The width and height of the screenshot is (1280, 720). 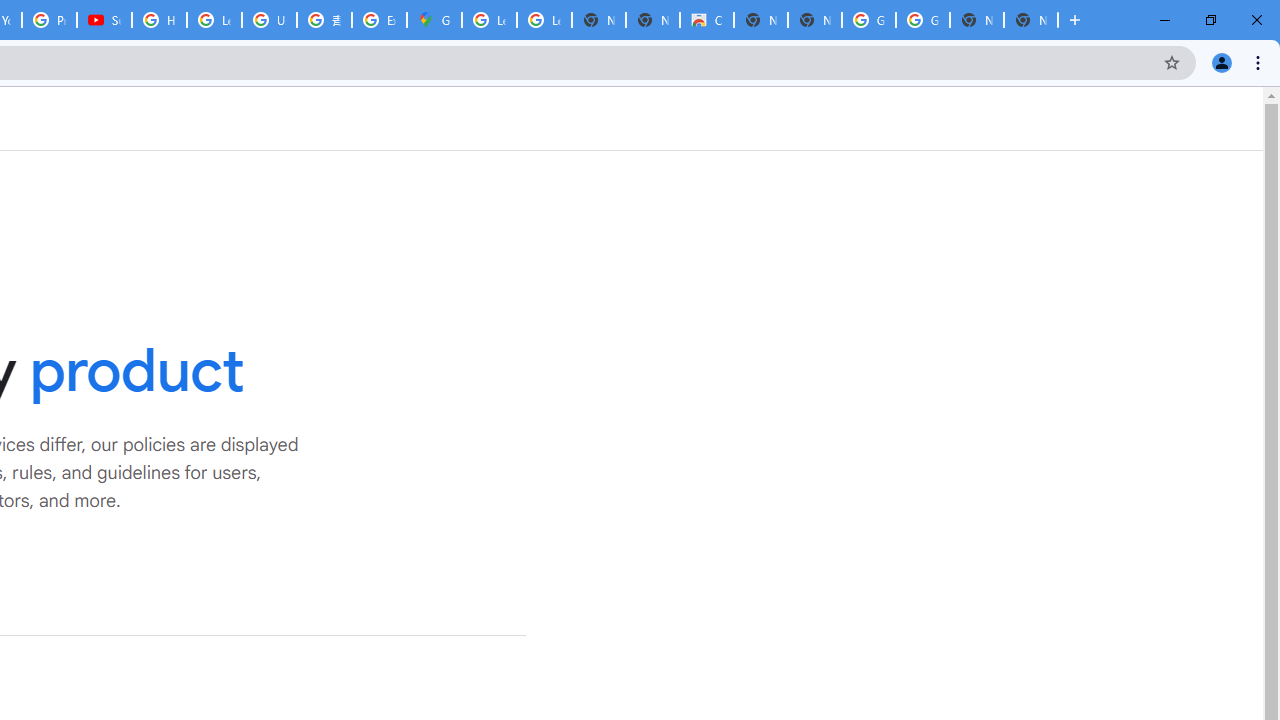 I want to click on 'Subscriptions - YouTube', so click(x=103, y=20).